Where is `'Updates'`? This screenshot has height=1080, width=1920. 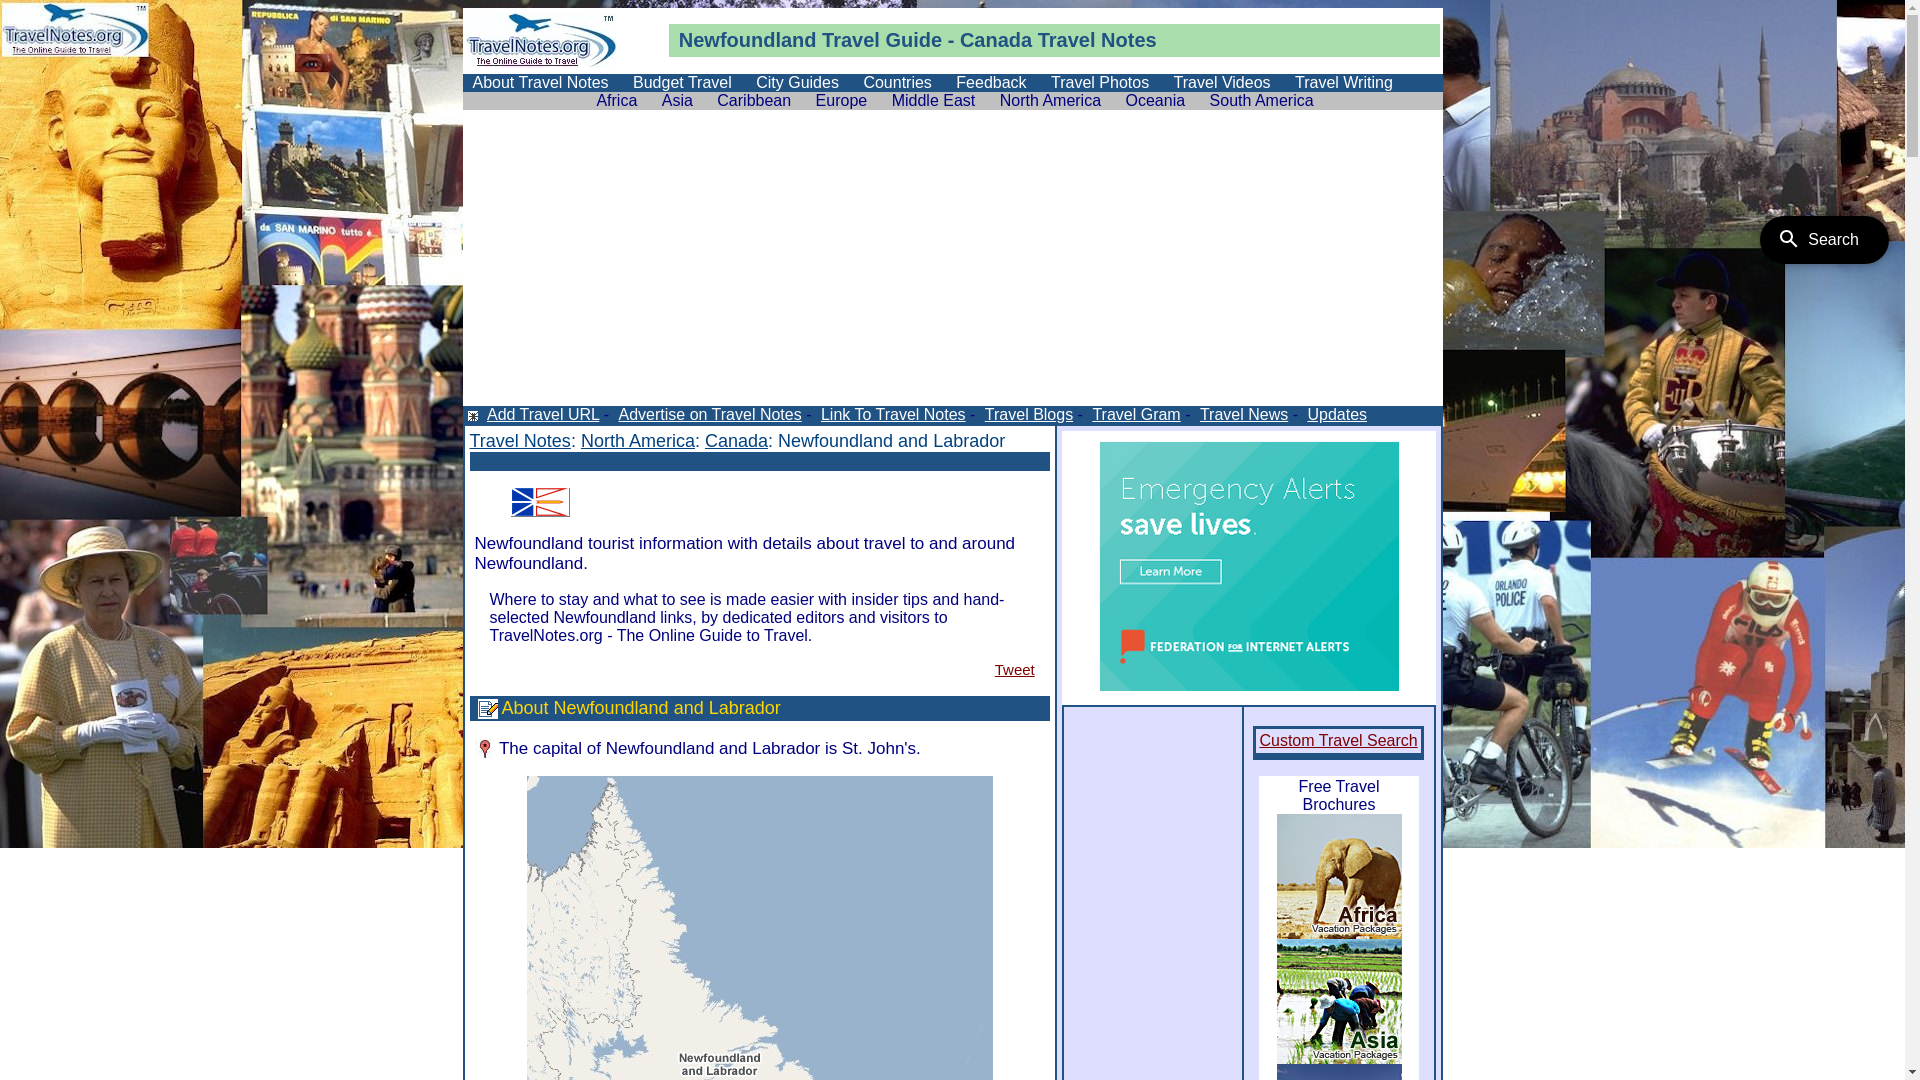
'Updates' is located at coordinates (1335, 413).